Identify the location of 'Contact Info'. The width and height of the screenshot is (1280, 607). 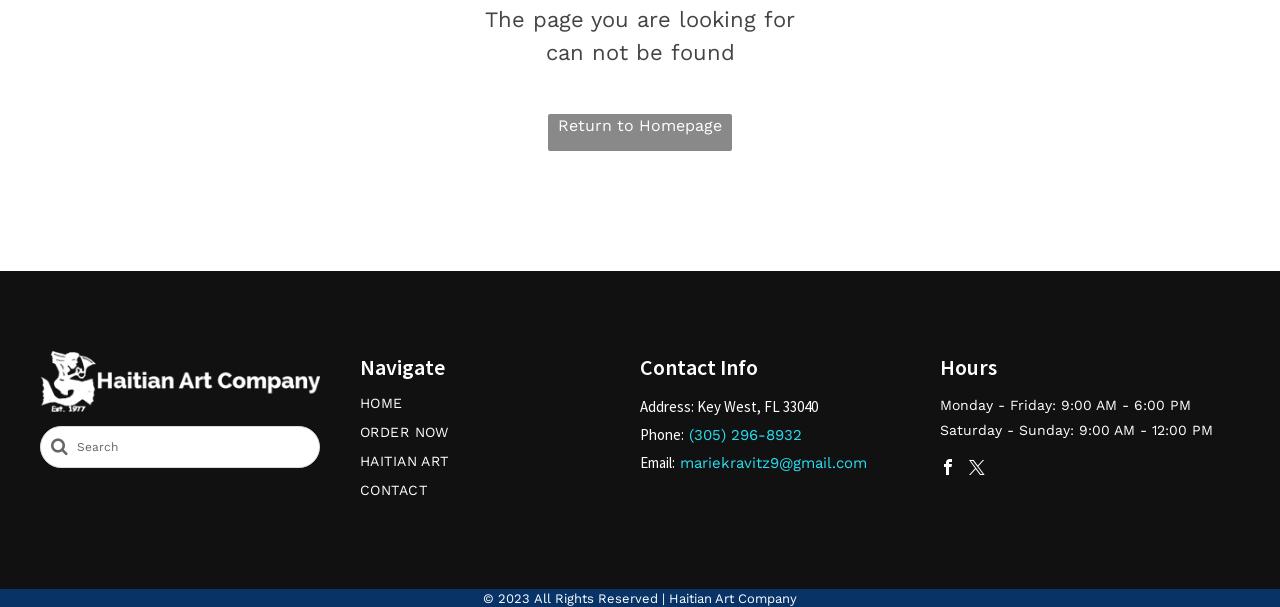
(699, 366).